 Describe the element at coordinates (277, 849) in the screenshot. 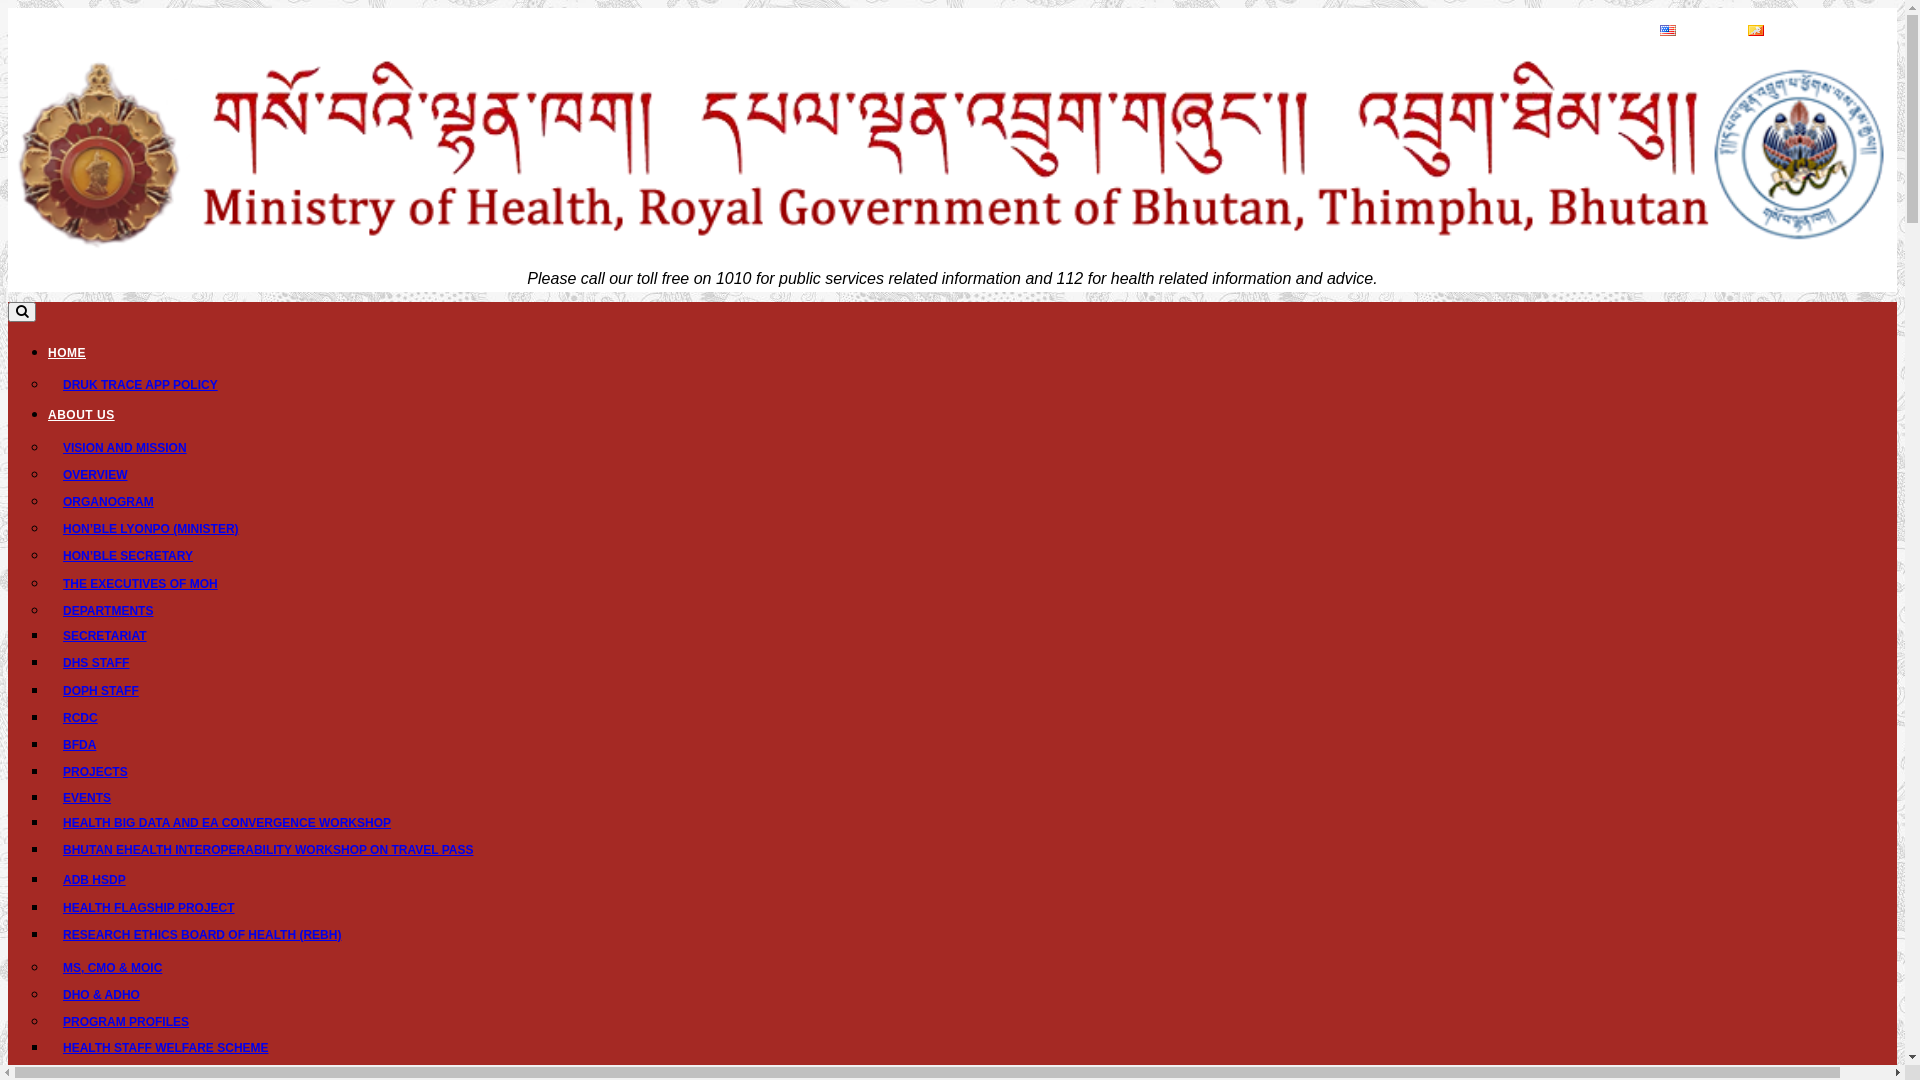

I see `'BHUTAN EHEALTH INTEROPERABILITY WORKSHOP ON TRAVEL PASS'` at that location.